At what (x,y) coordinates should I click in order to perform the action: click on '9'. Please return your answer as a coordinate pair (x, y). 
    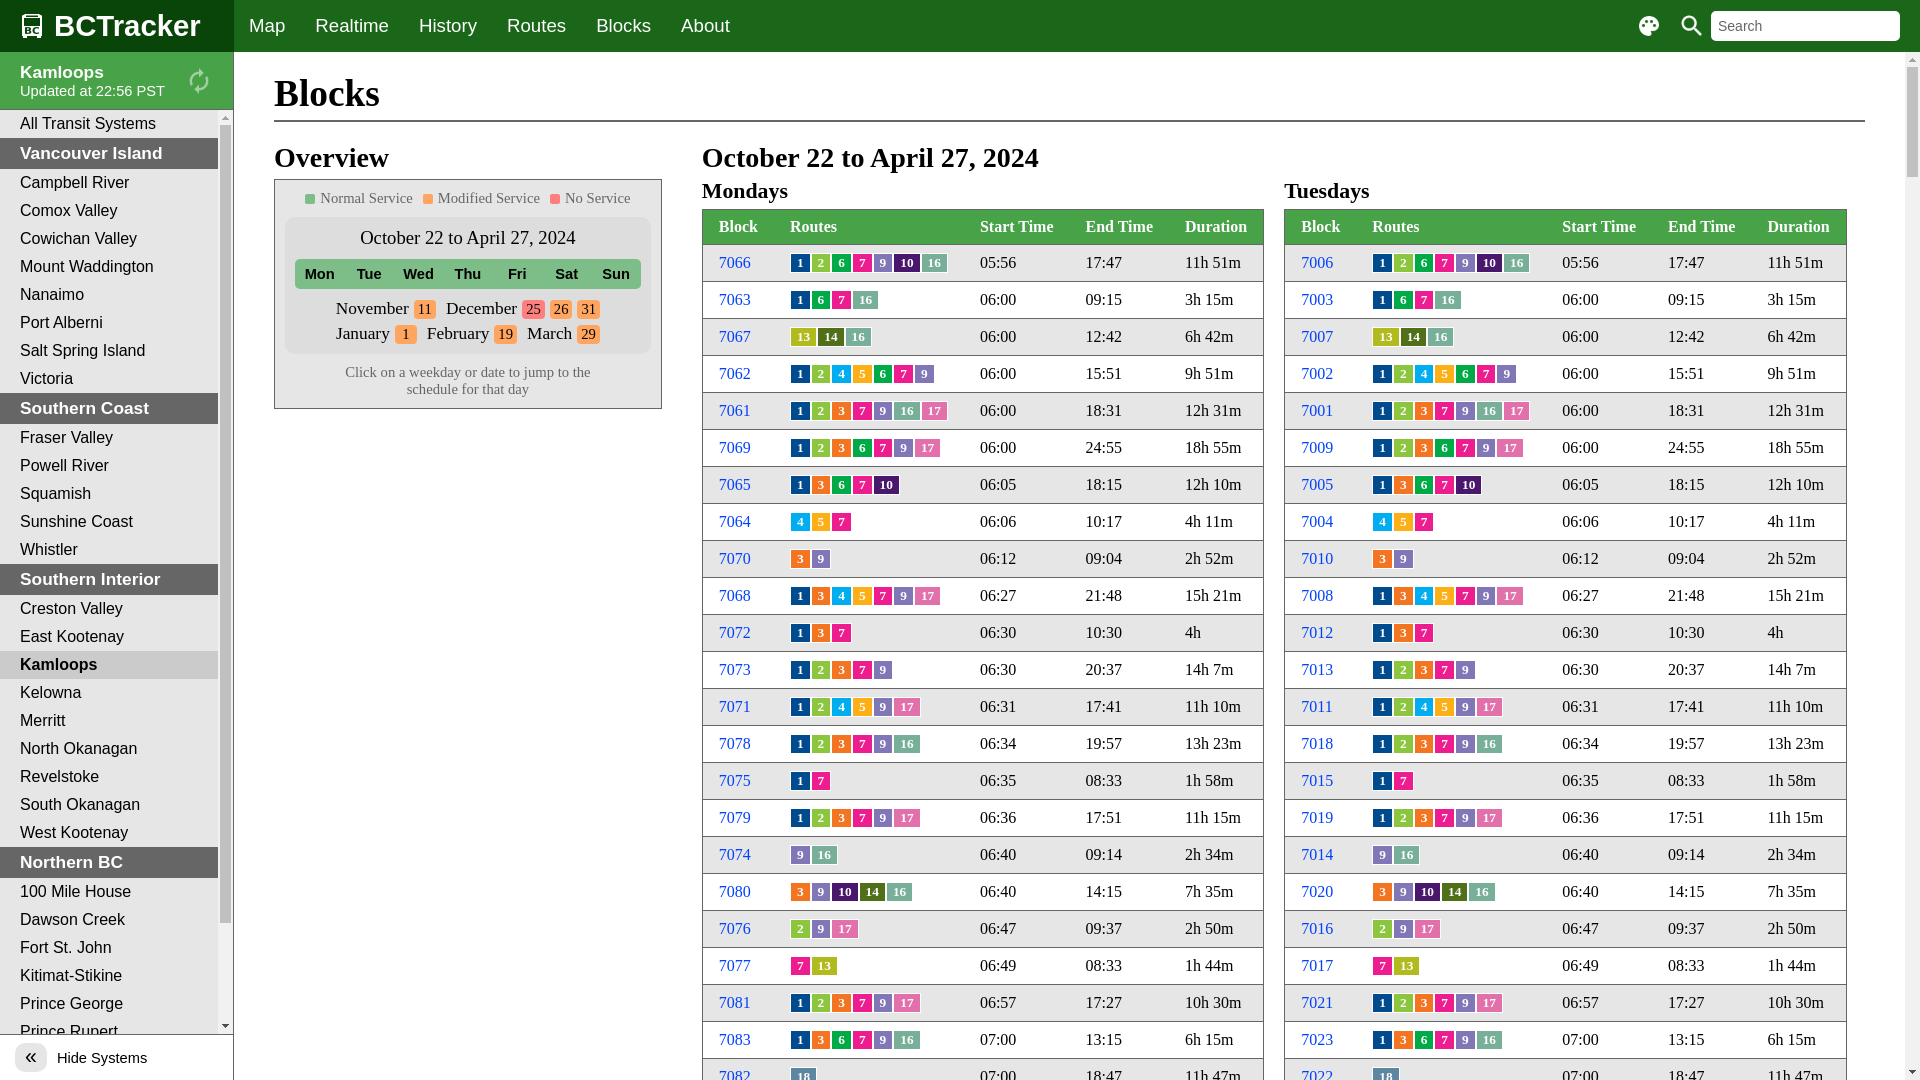
    Looking at the image, I should click on (1454, 1002).